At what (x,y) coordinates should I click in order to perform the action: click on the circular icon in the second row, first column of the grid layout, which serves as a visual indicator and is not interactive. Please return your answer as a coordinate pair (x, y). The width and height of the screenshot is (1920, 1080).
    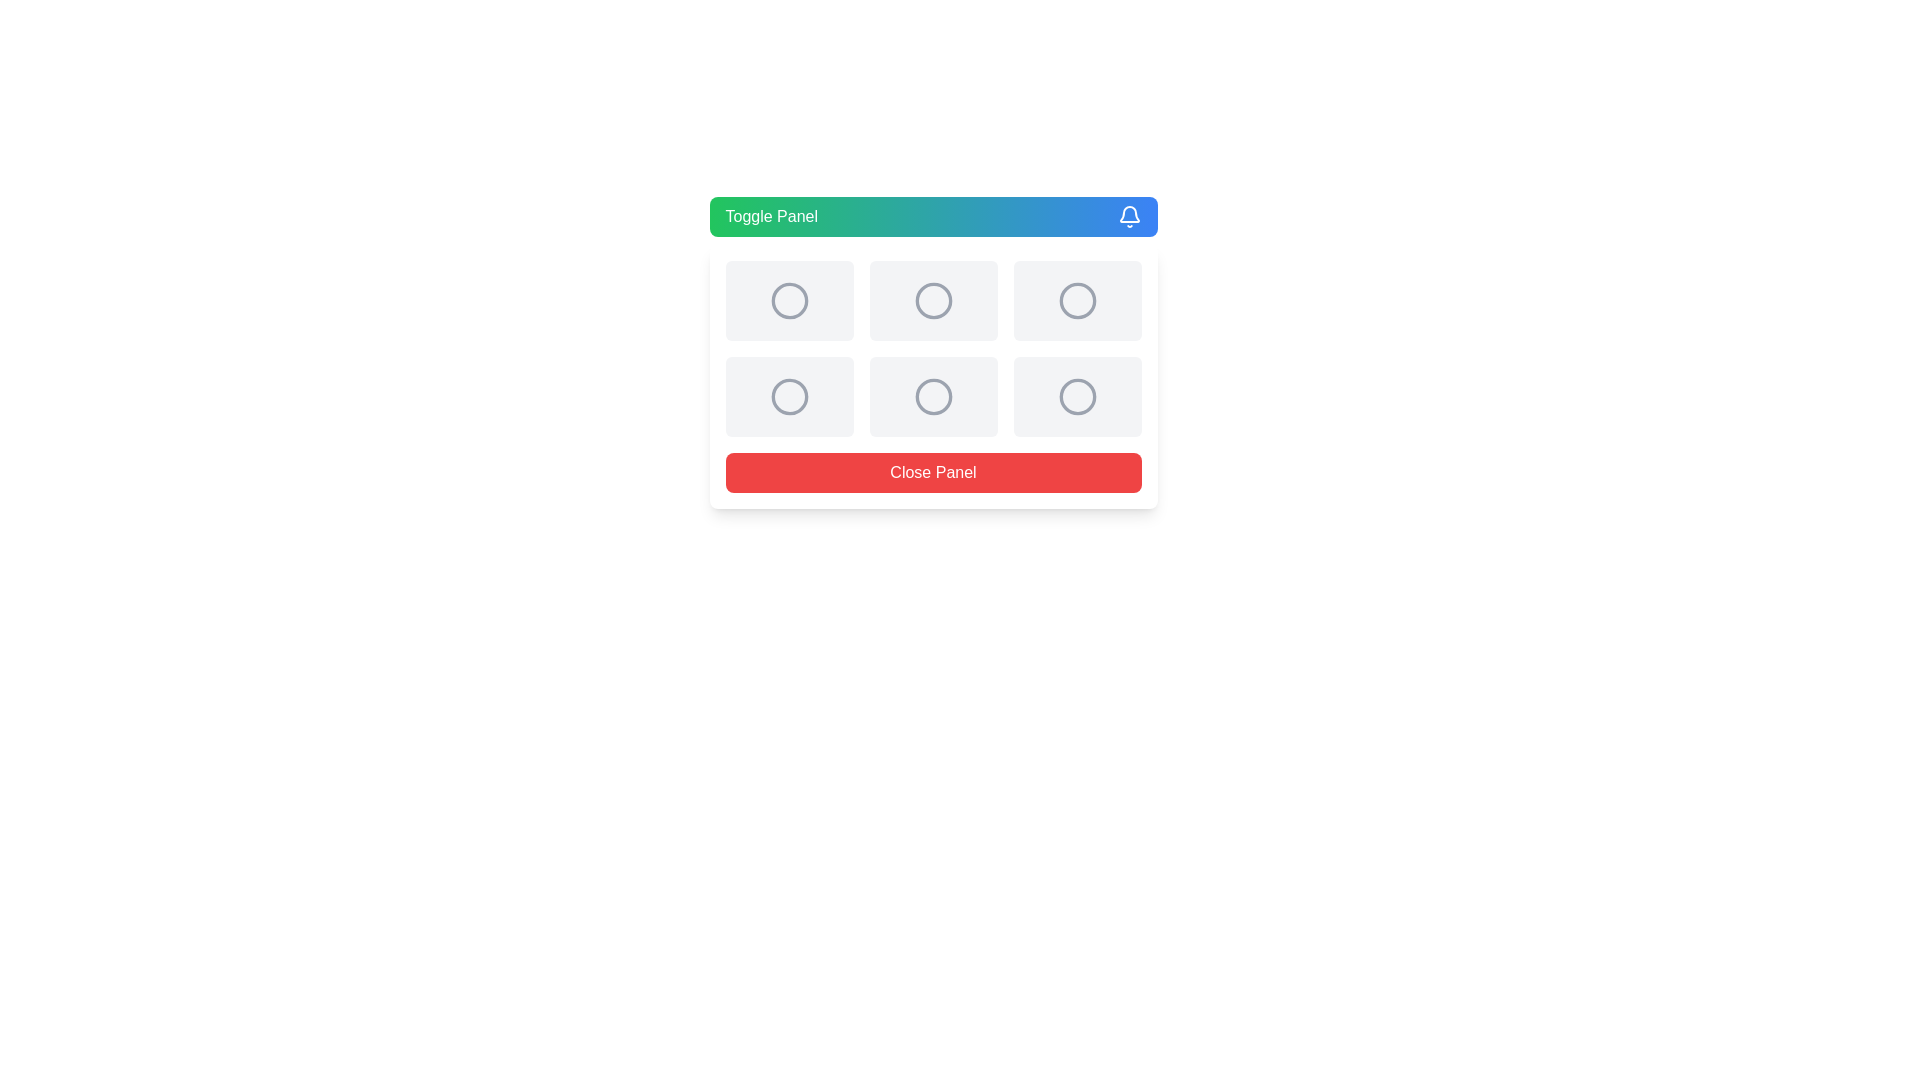
    Looking at the image, I should click on (788, 397).